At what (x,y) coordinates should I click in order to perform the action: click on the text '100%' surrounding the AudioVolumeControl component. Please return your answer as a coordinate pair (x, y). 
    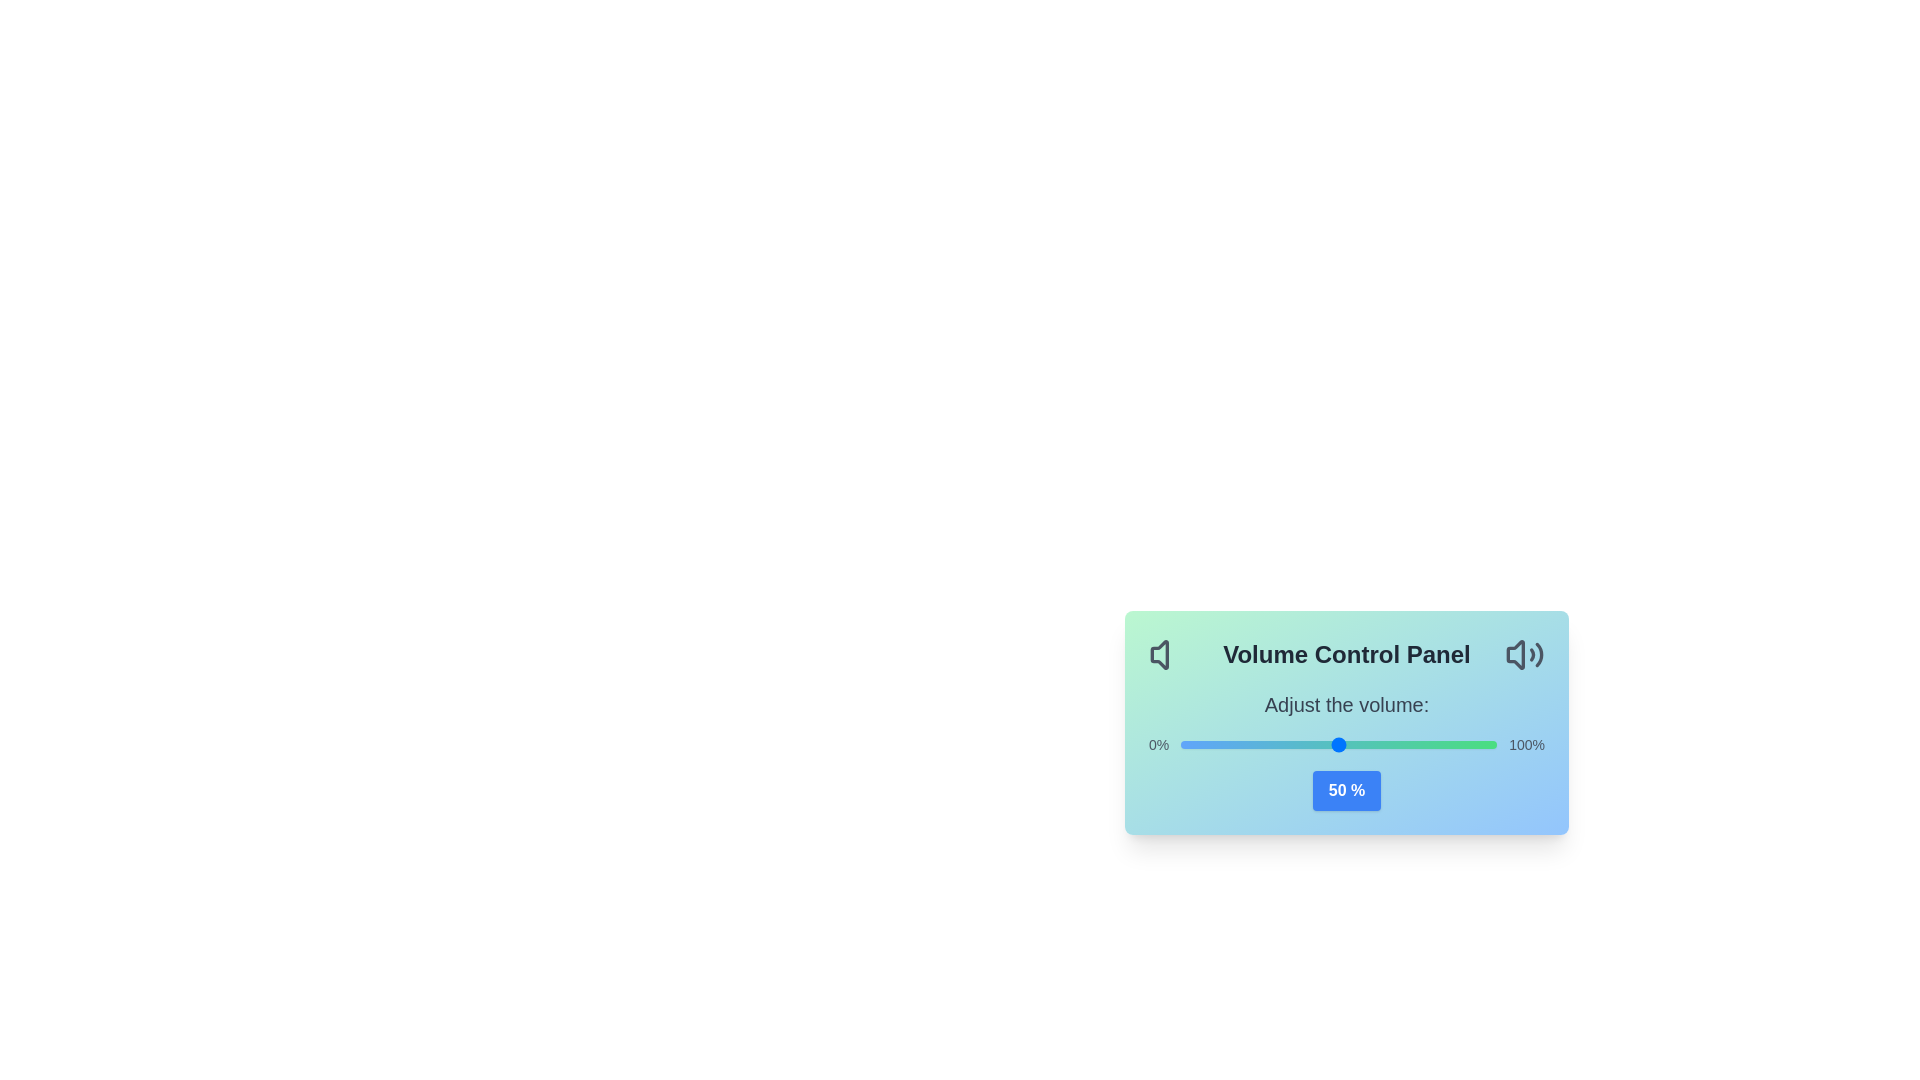
    Looking at the image, I should click on (1525, 744).